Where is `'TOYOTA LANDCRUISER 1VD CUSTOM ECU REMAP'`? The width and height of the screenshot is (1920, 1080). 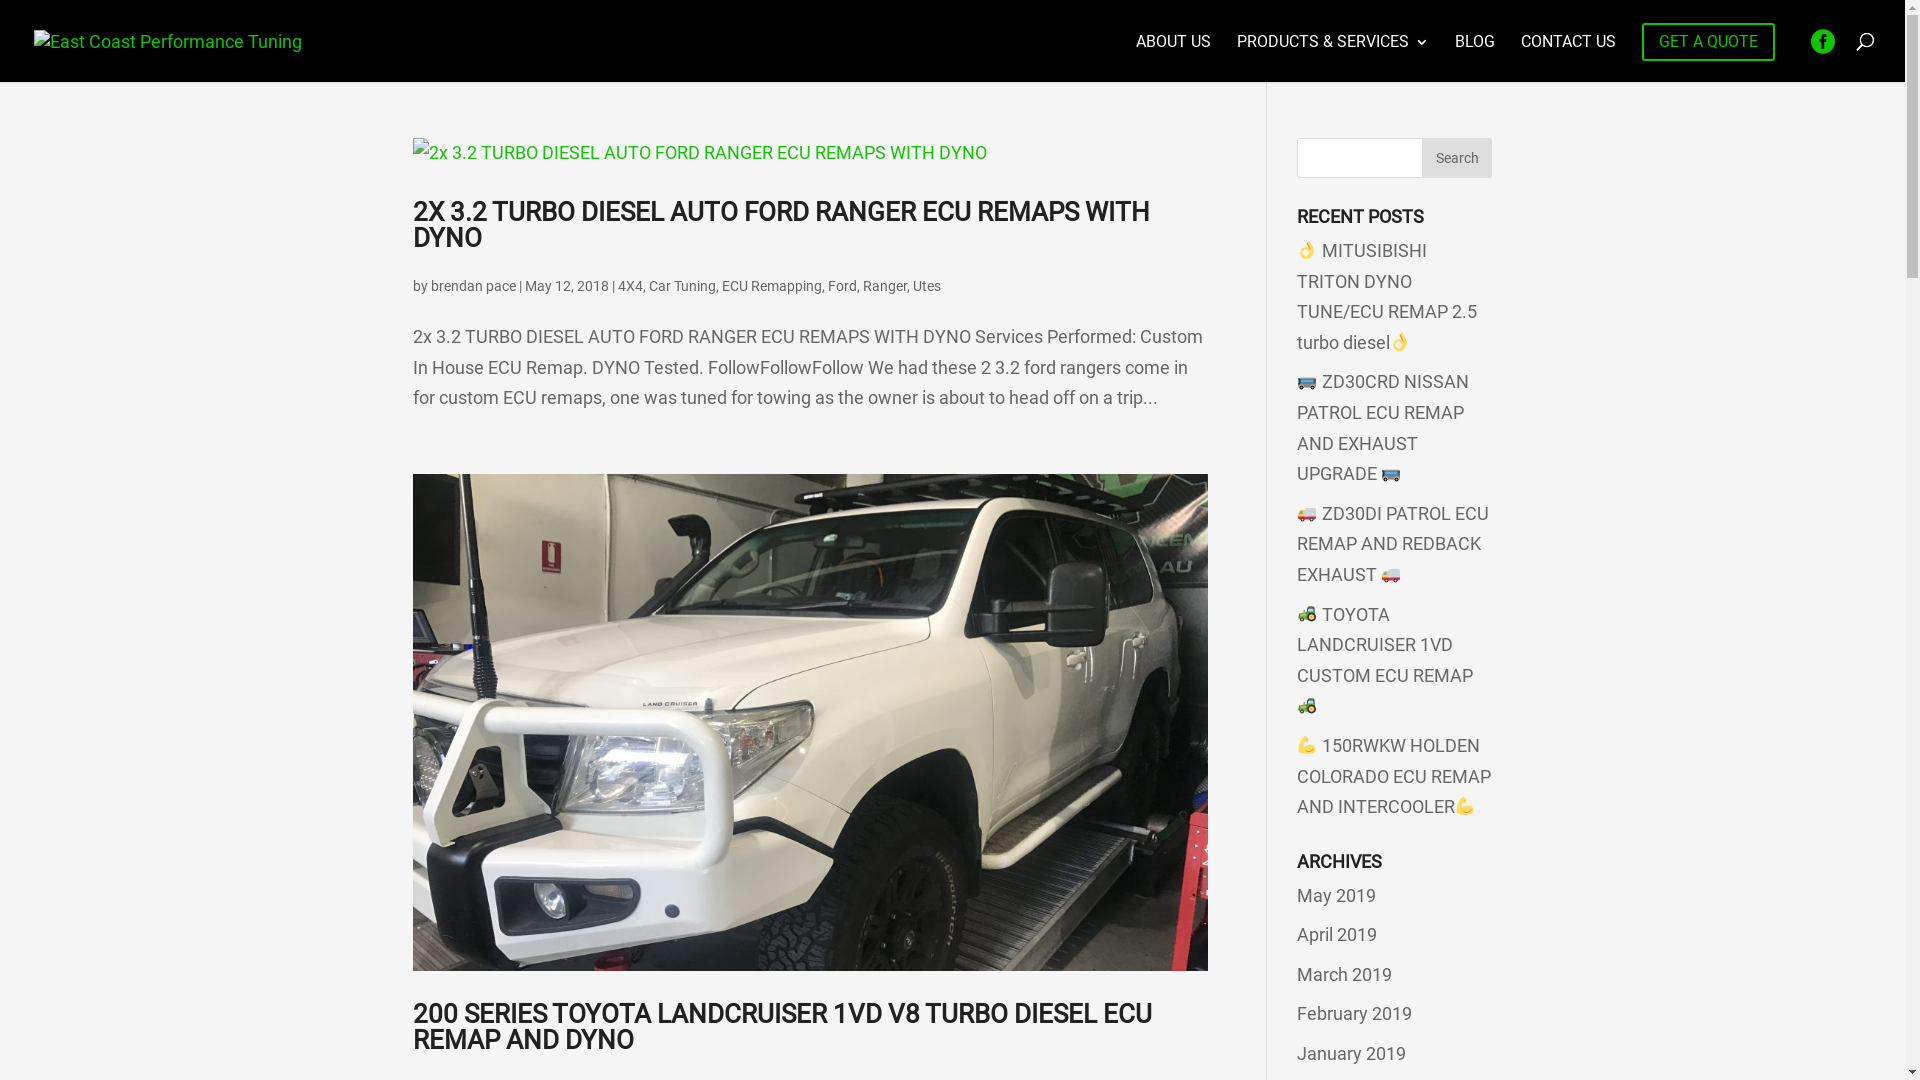 'TOYOTA LANDCRUISER 1VD CUSTOM ECU REMAP' is located at coordinates (1384, 660).